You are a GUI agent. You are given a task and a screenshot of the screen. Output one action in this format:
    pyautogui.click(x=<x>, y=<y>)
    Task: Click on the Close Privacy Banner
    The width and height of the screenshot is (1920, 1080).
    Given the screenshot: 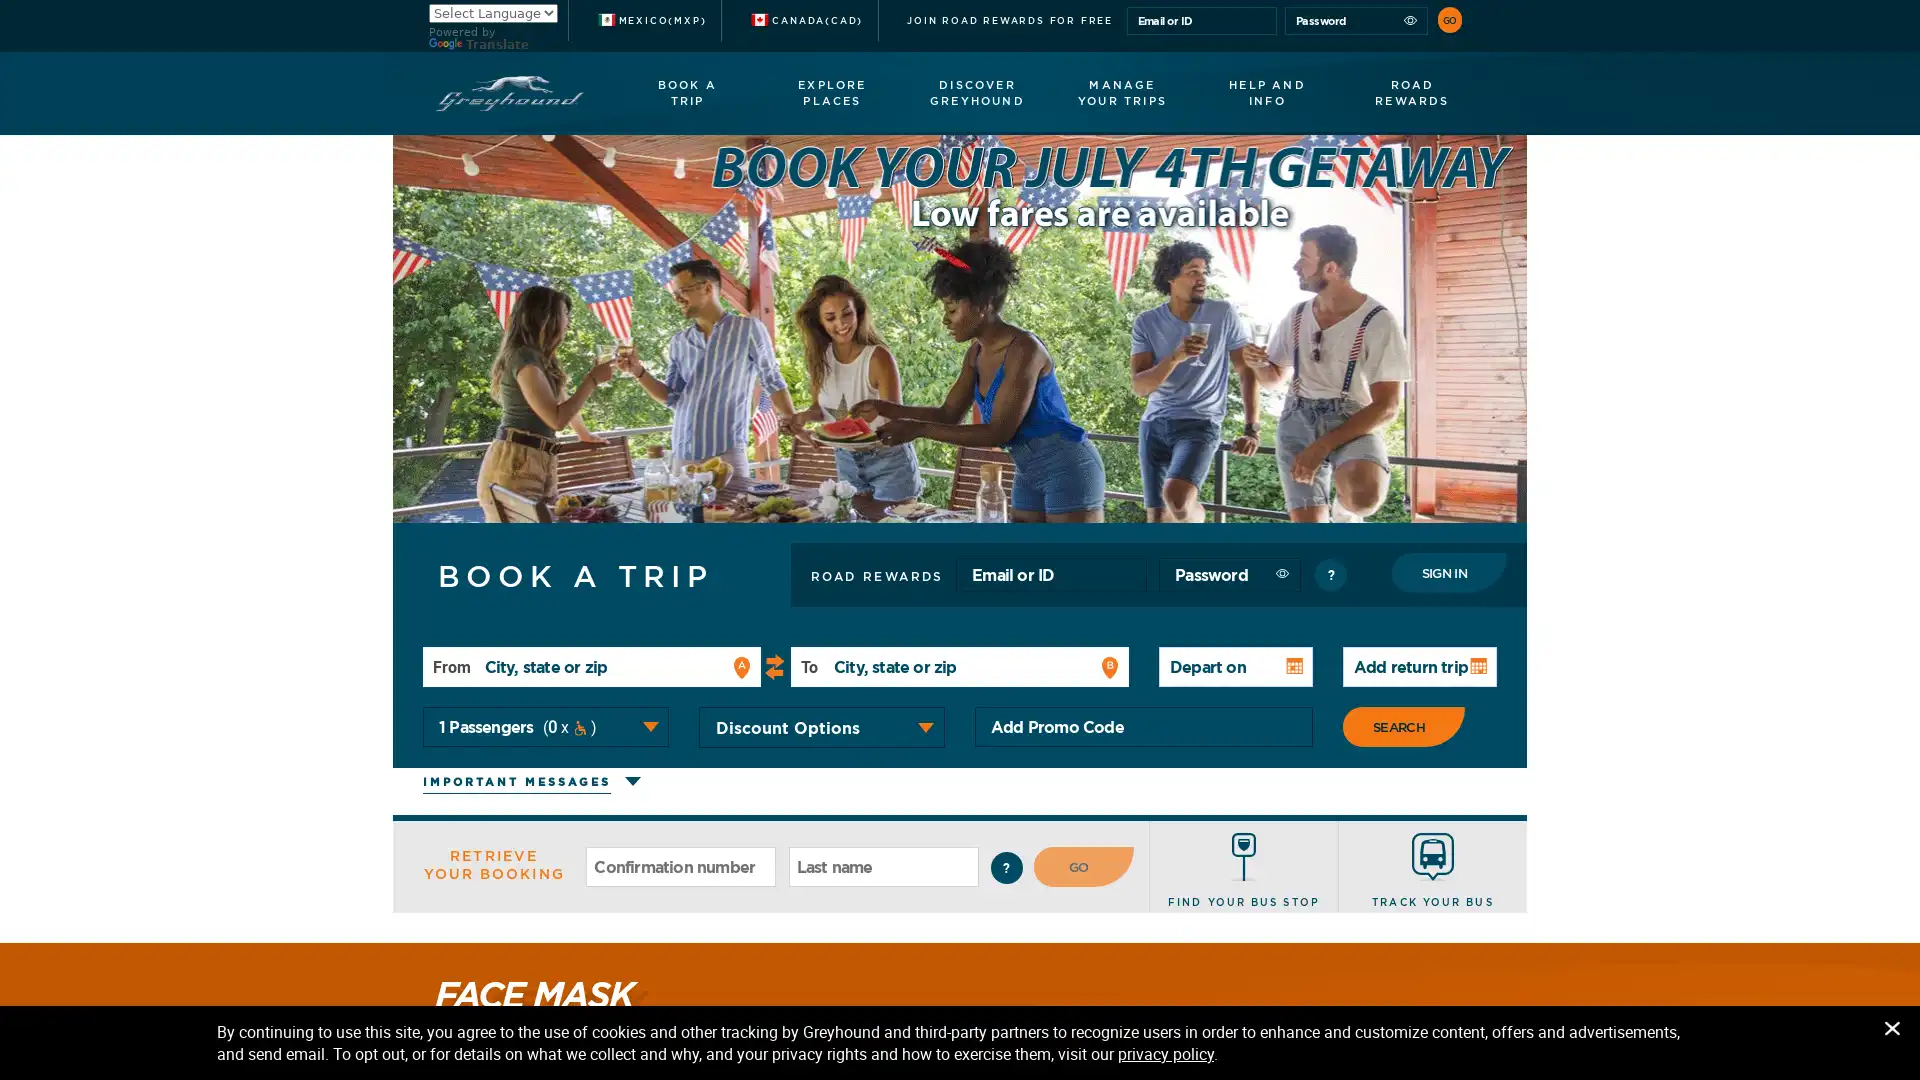 What is the action you would take?
    pyautogui.click(x=1894, y=1029)
    